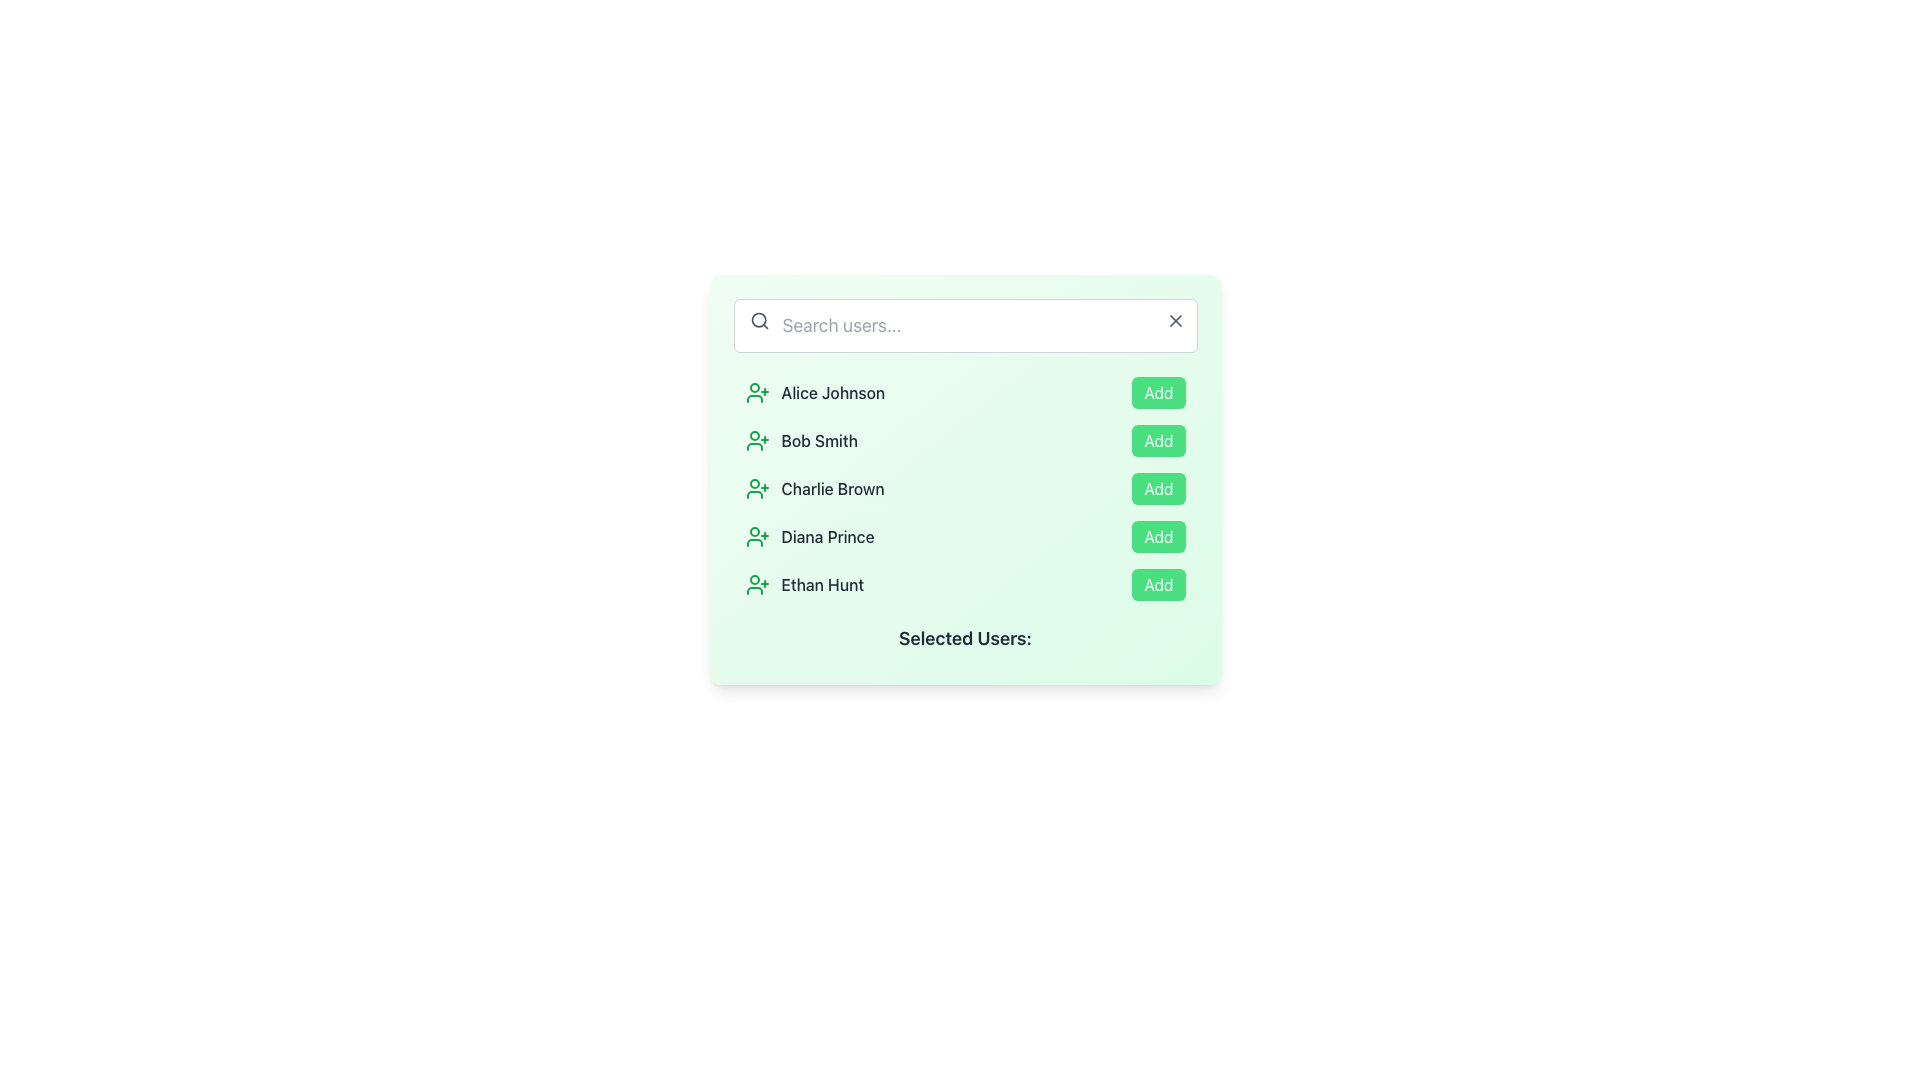 This screenshot has width=1920, height=1080. Describe the element at coordinates (810, 535) in the screenshot. I see `the text label identifying the user 'Diana Prince' in the user list, which is the fourth item in the vertical list located centrally in its row` at that location.